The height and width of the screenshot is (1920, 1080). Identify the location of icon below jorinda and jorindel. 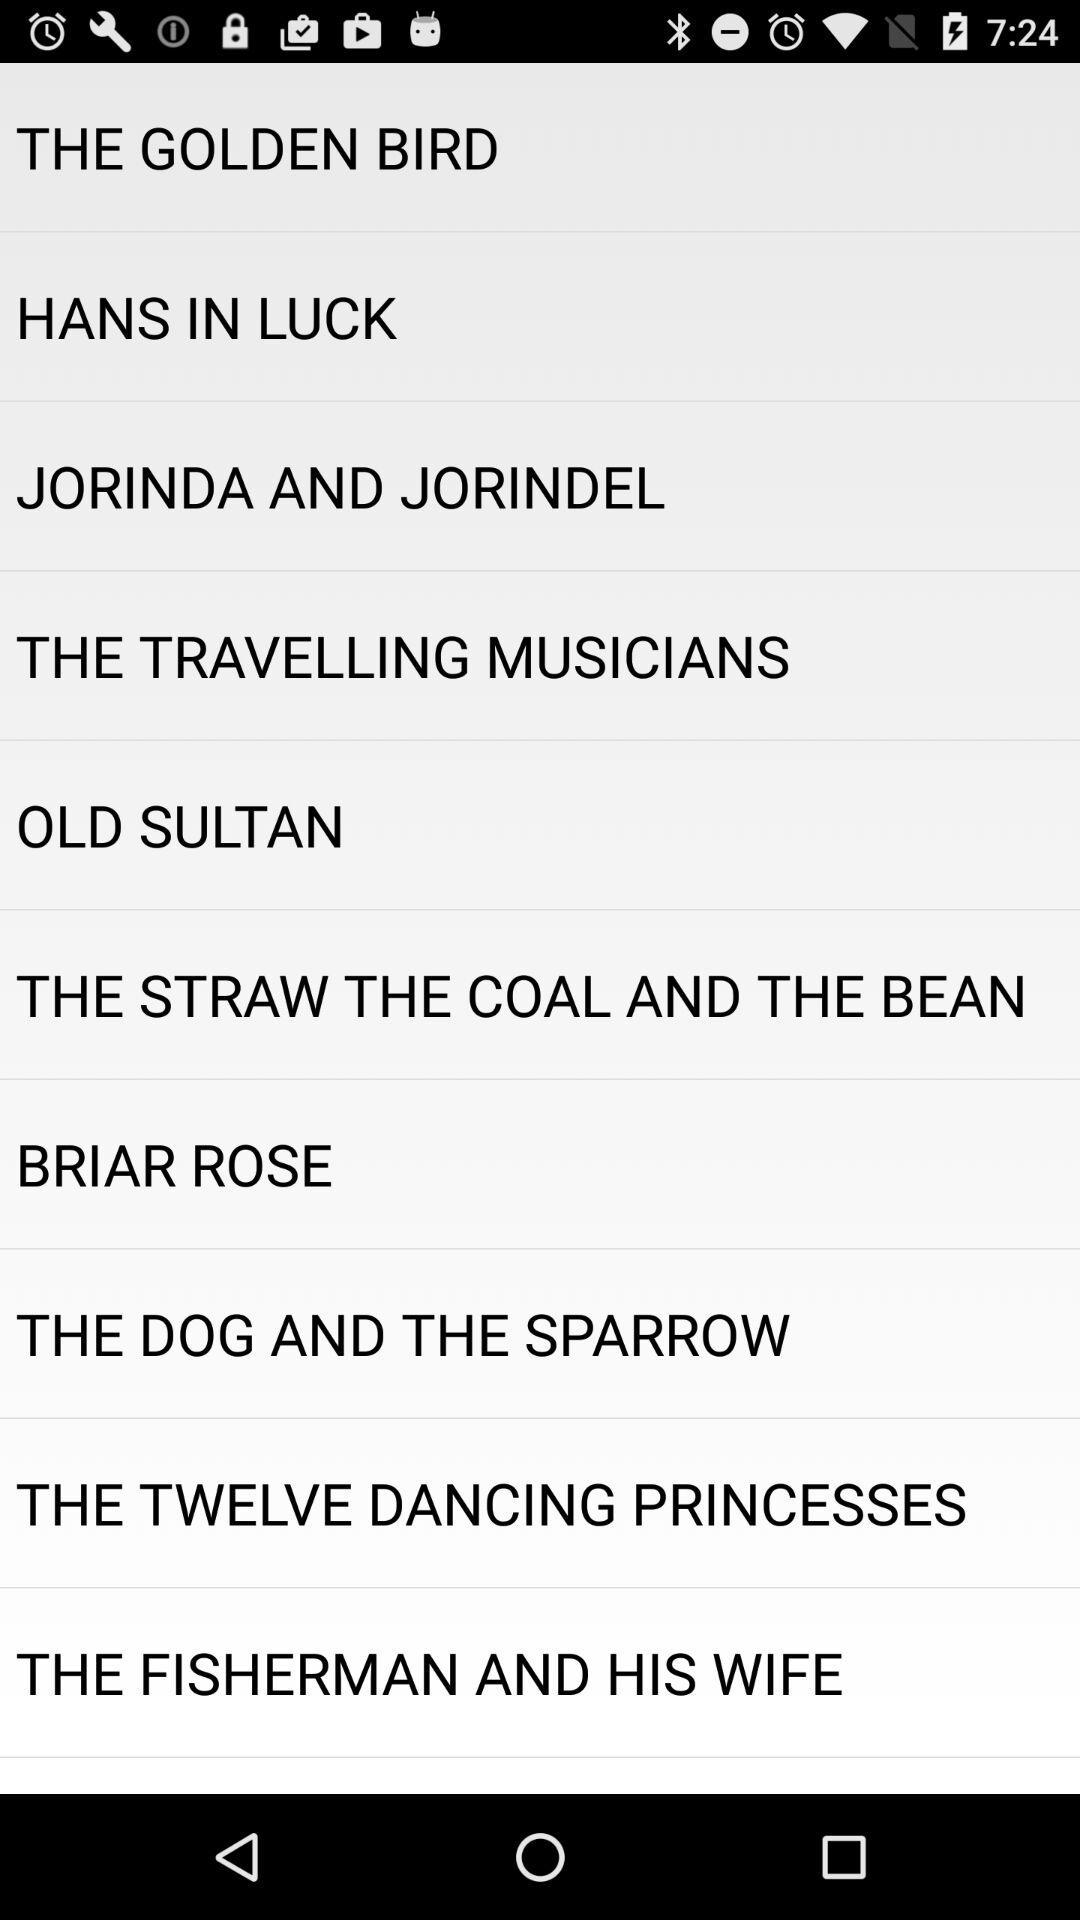
(540, 655).